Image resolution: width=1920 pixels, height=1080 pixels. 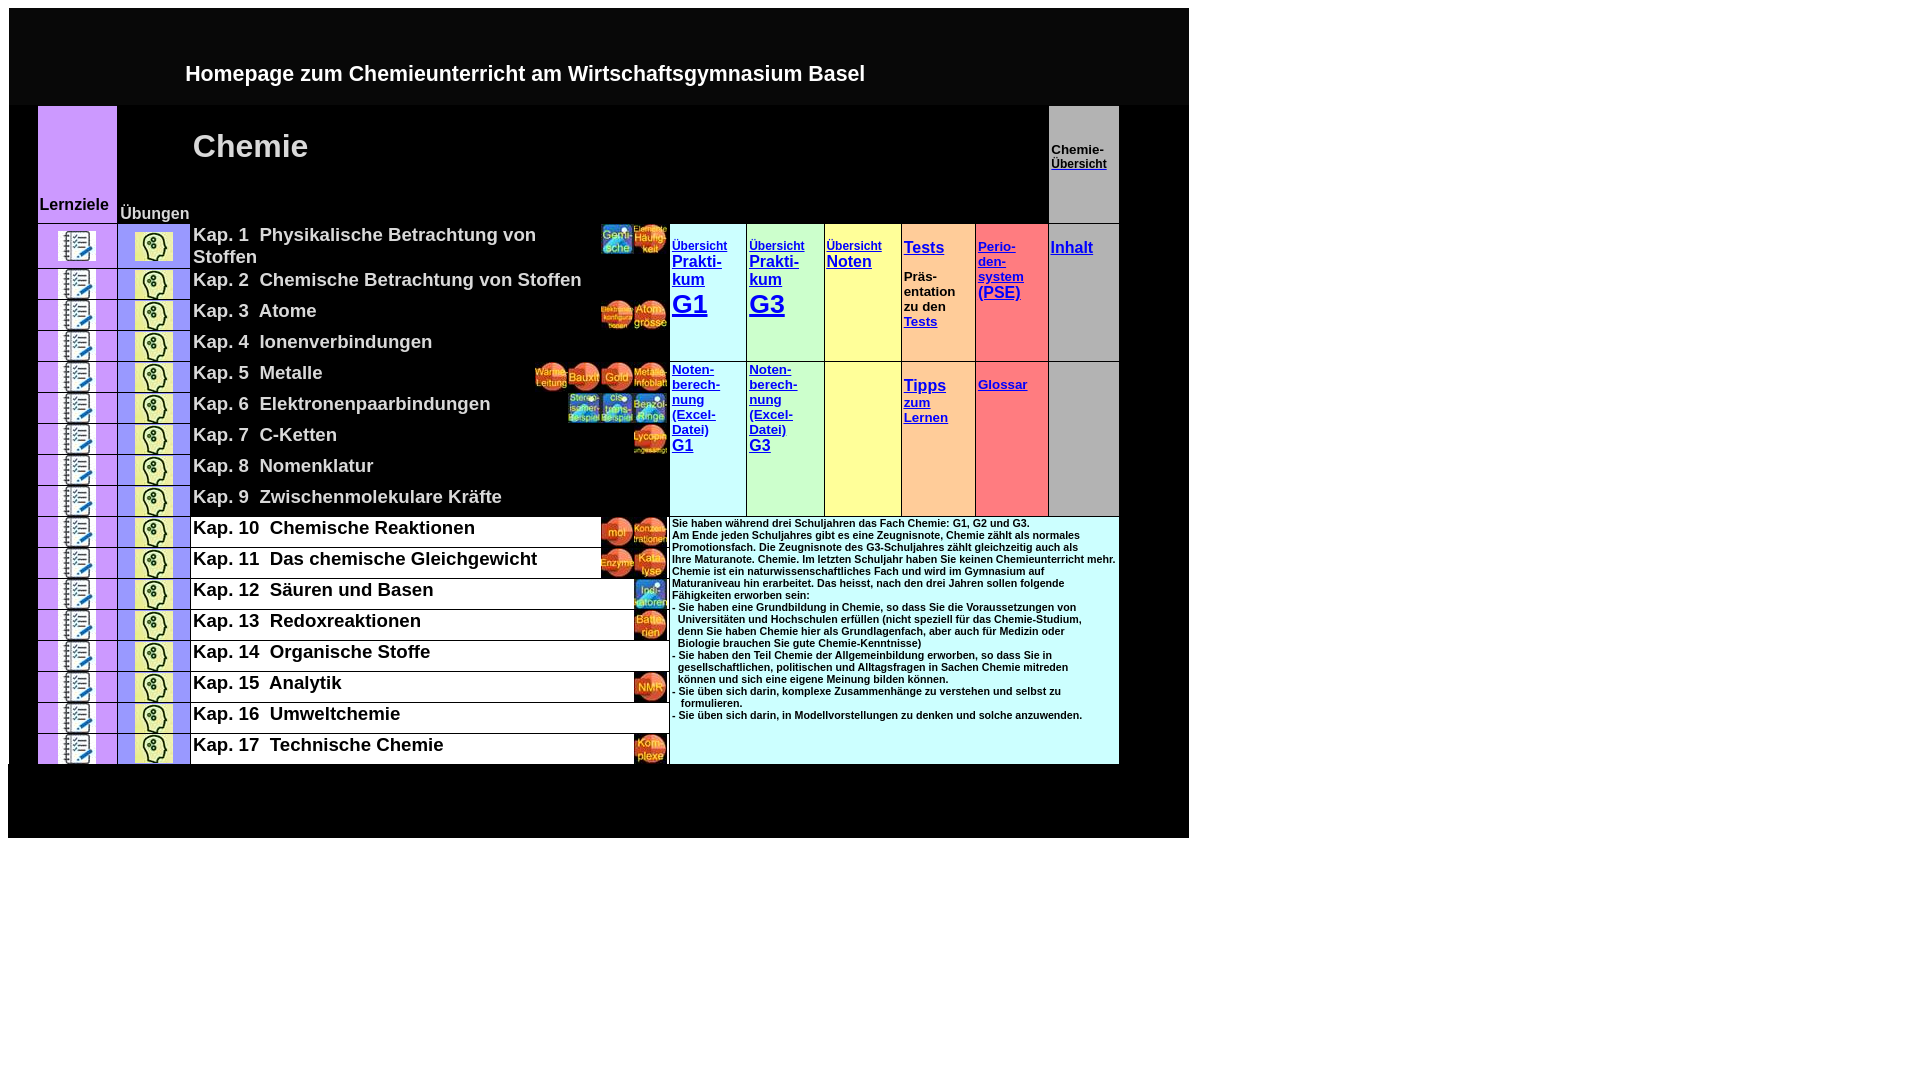 What do you see at coordinates (747, 369) in the screenshot?
I see `'Noten-'` at bounding box center [747, 369].